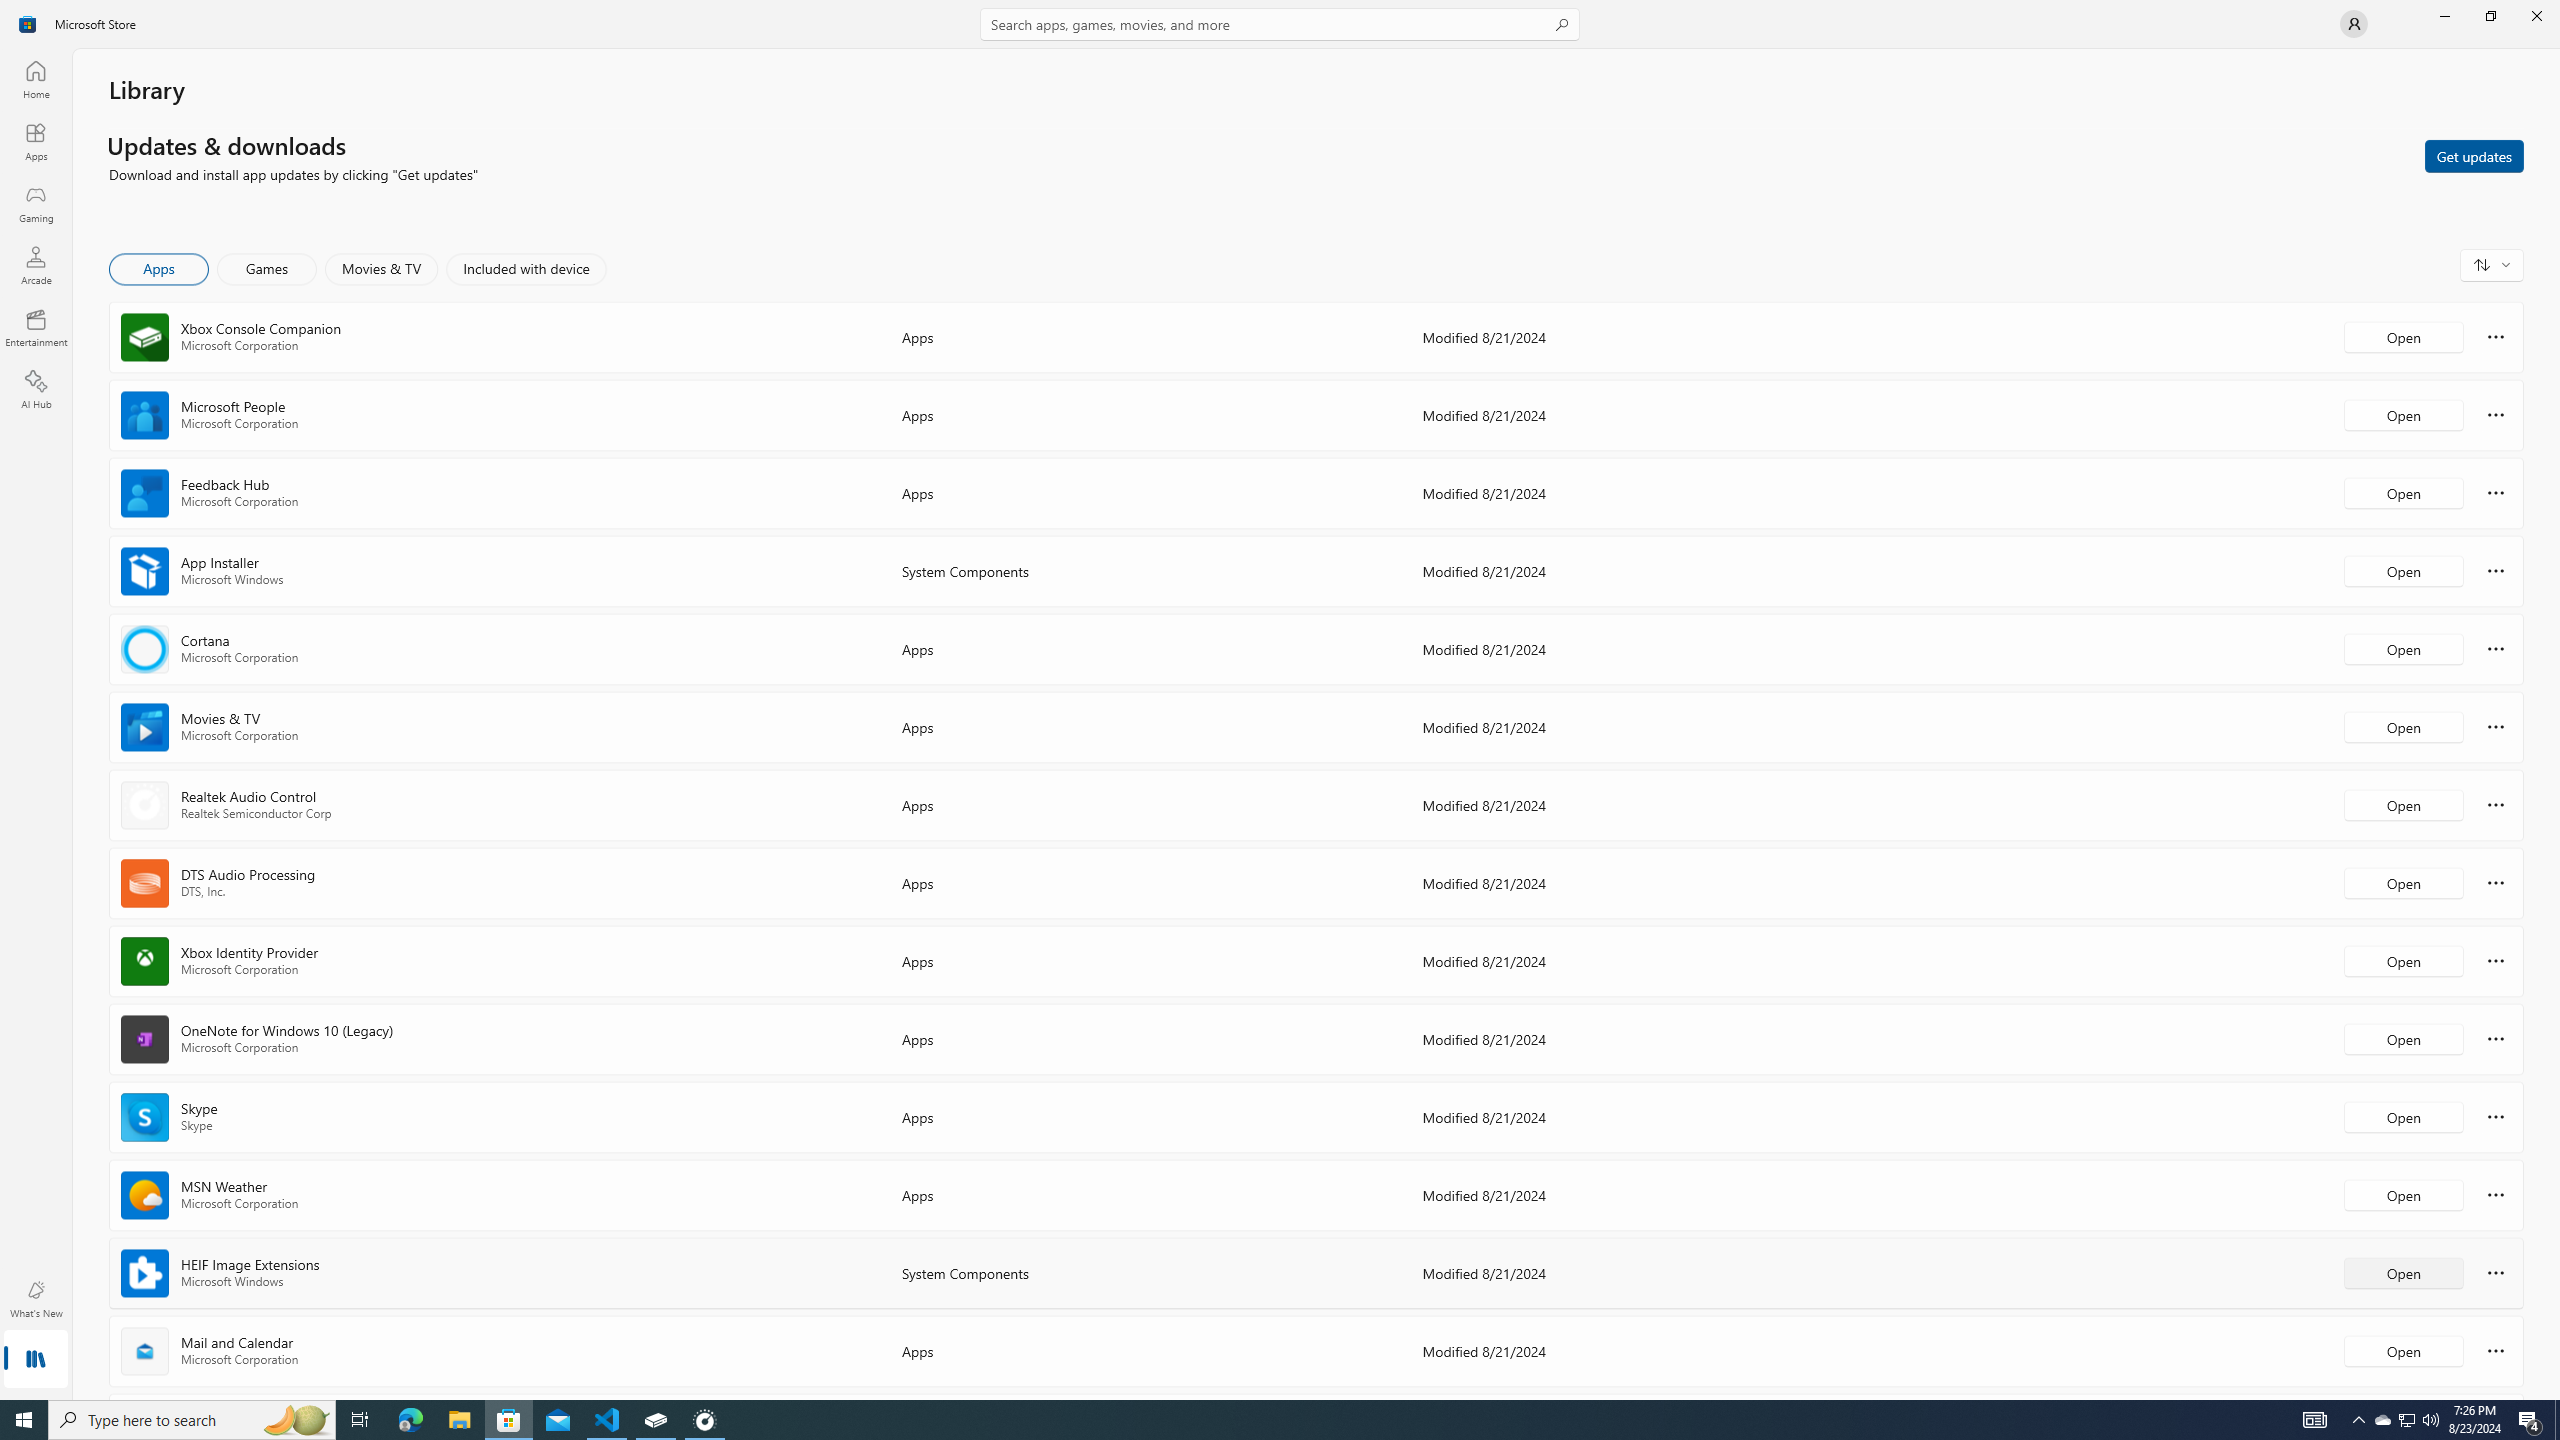 Image resolution: width=2560 pixels, height=1440 pixels. I want to click on 'Minimize Microsoft Store', so click(2443, 15).